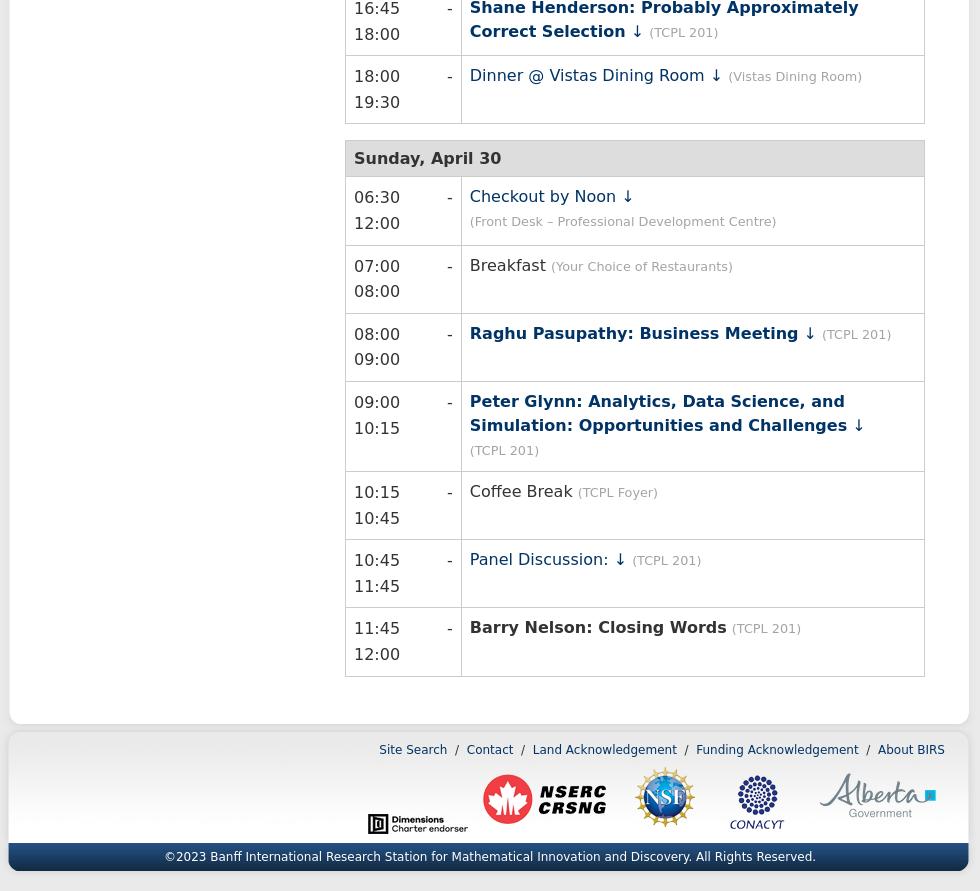 Image resolution: width=980 pixels, height=891 pixels. What do you see at coordinates (402, 414) in the screenshot?
I see `'09:00 - 10:15'` at bounding box center [402, 414].